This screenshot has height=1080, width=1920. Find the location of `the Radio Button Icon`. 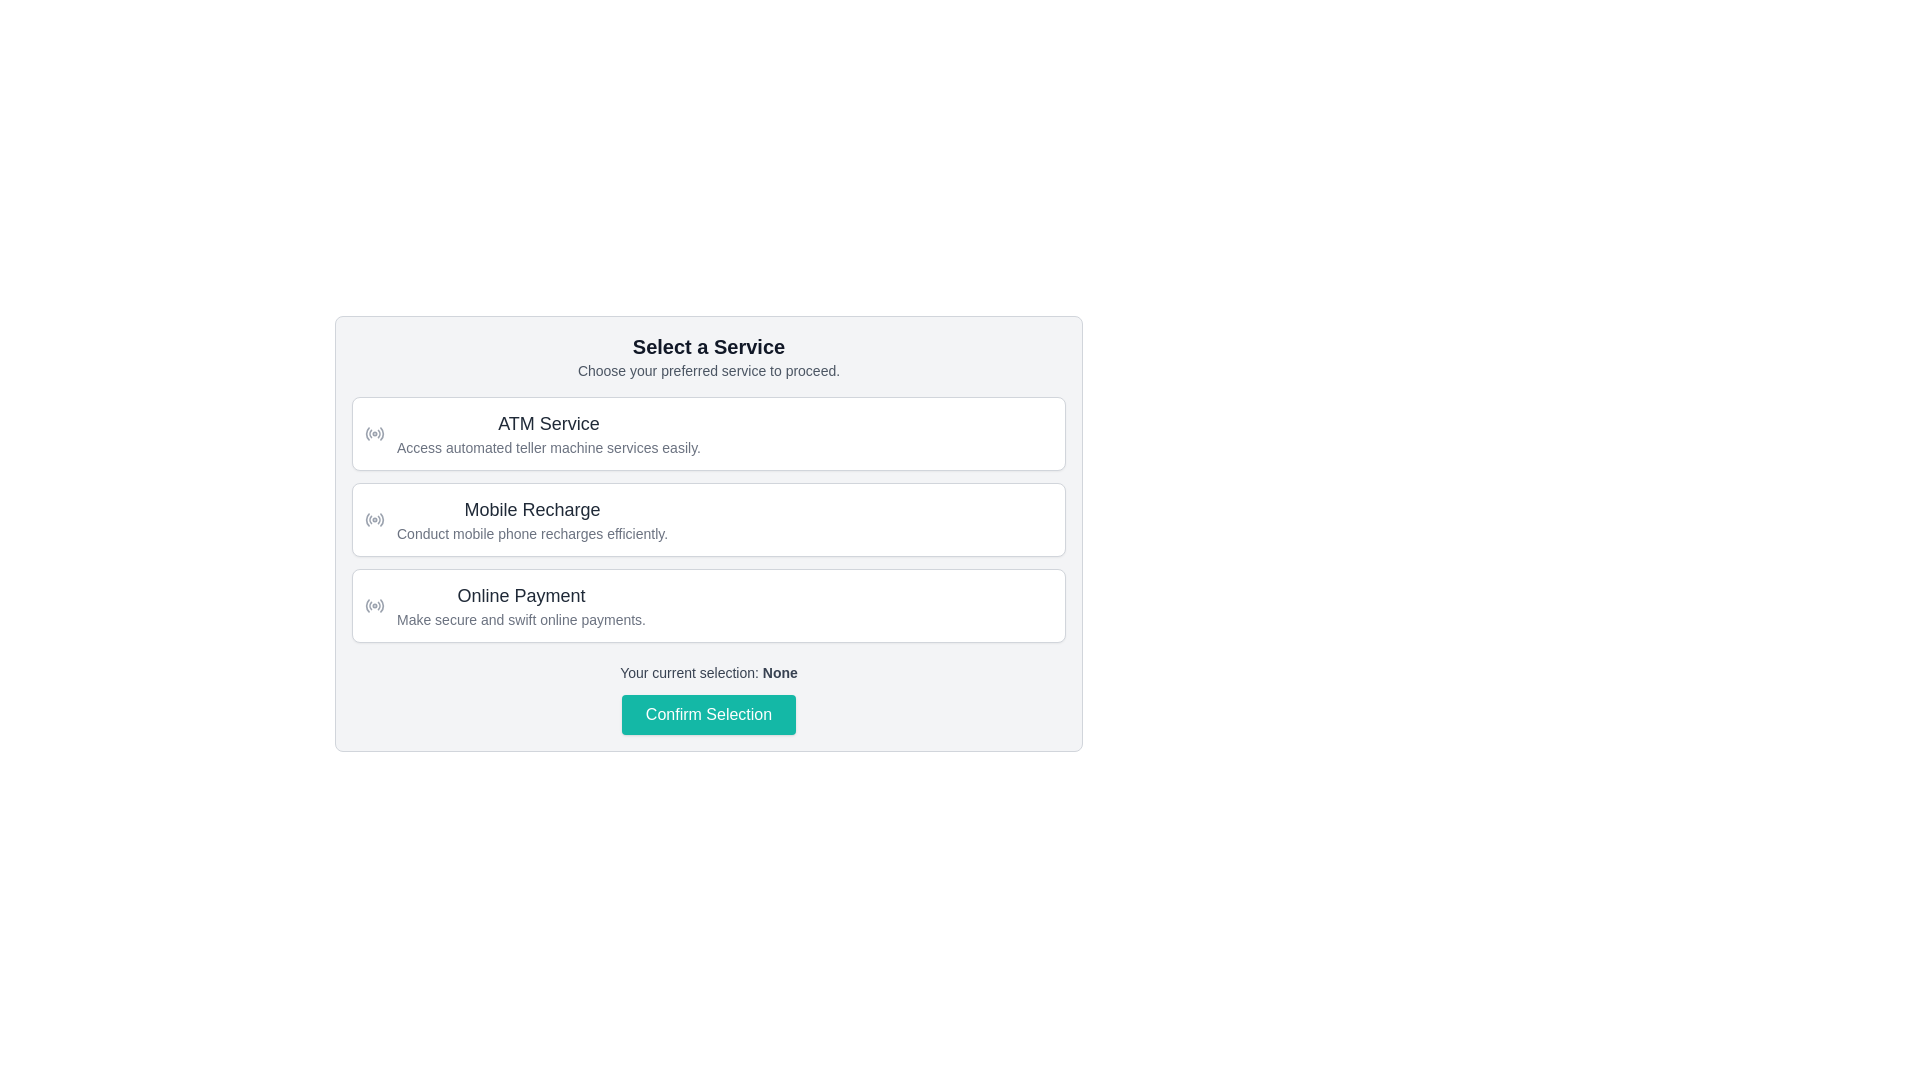

the Radio Button Icon is located at coordinates (374, 604).